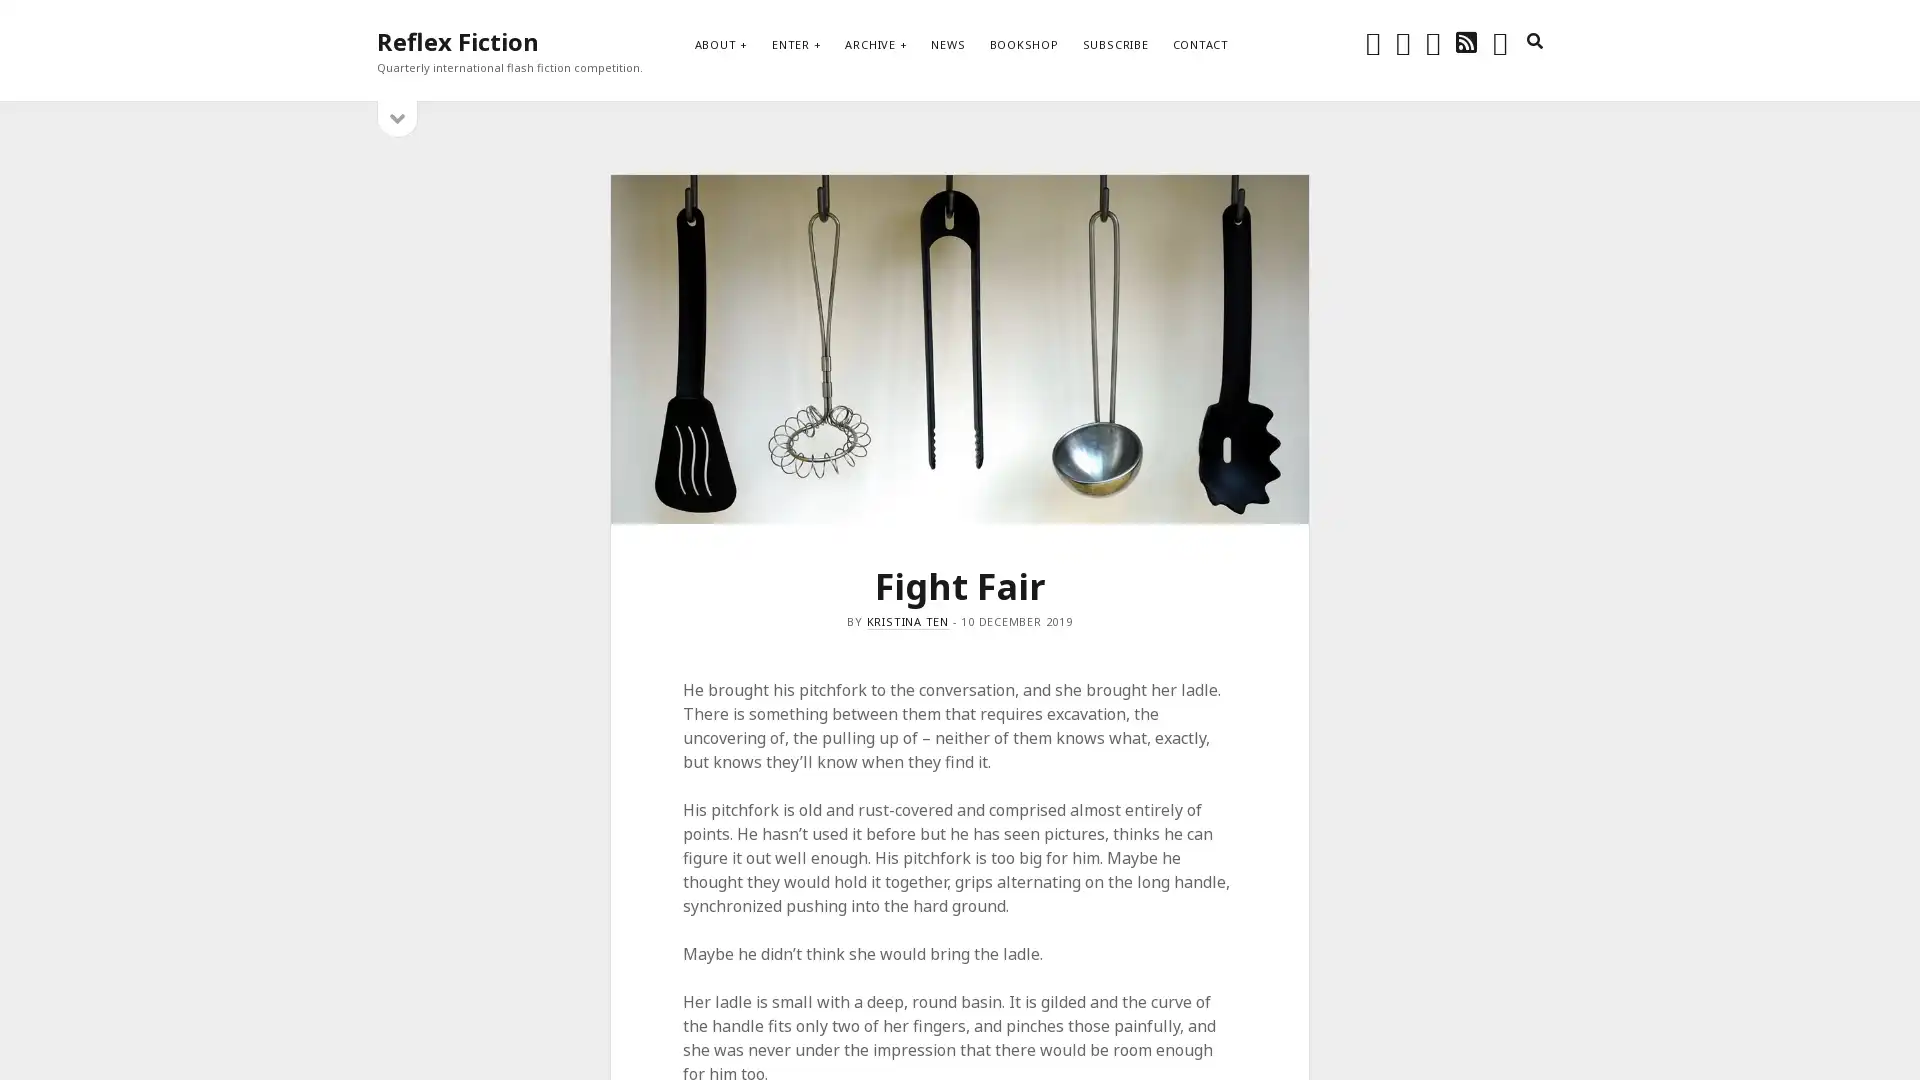 The image size is (1920, 1080). I want to click on open sidebar, so click(396, 119).